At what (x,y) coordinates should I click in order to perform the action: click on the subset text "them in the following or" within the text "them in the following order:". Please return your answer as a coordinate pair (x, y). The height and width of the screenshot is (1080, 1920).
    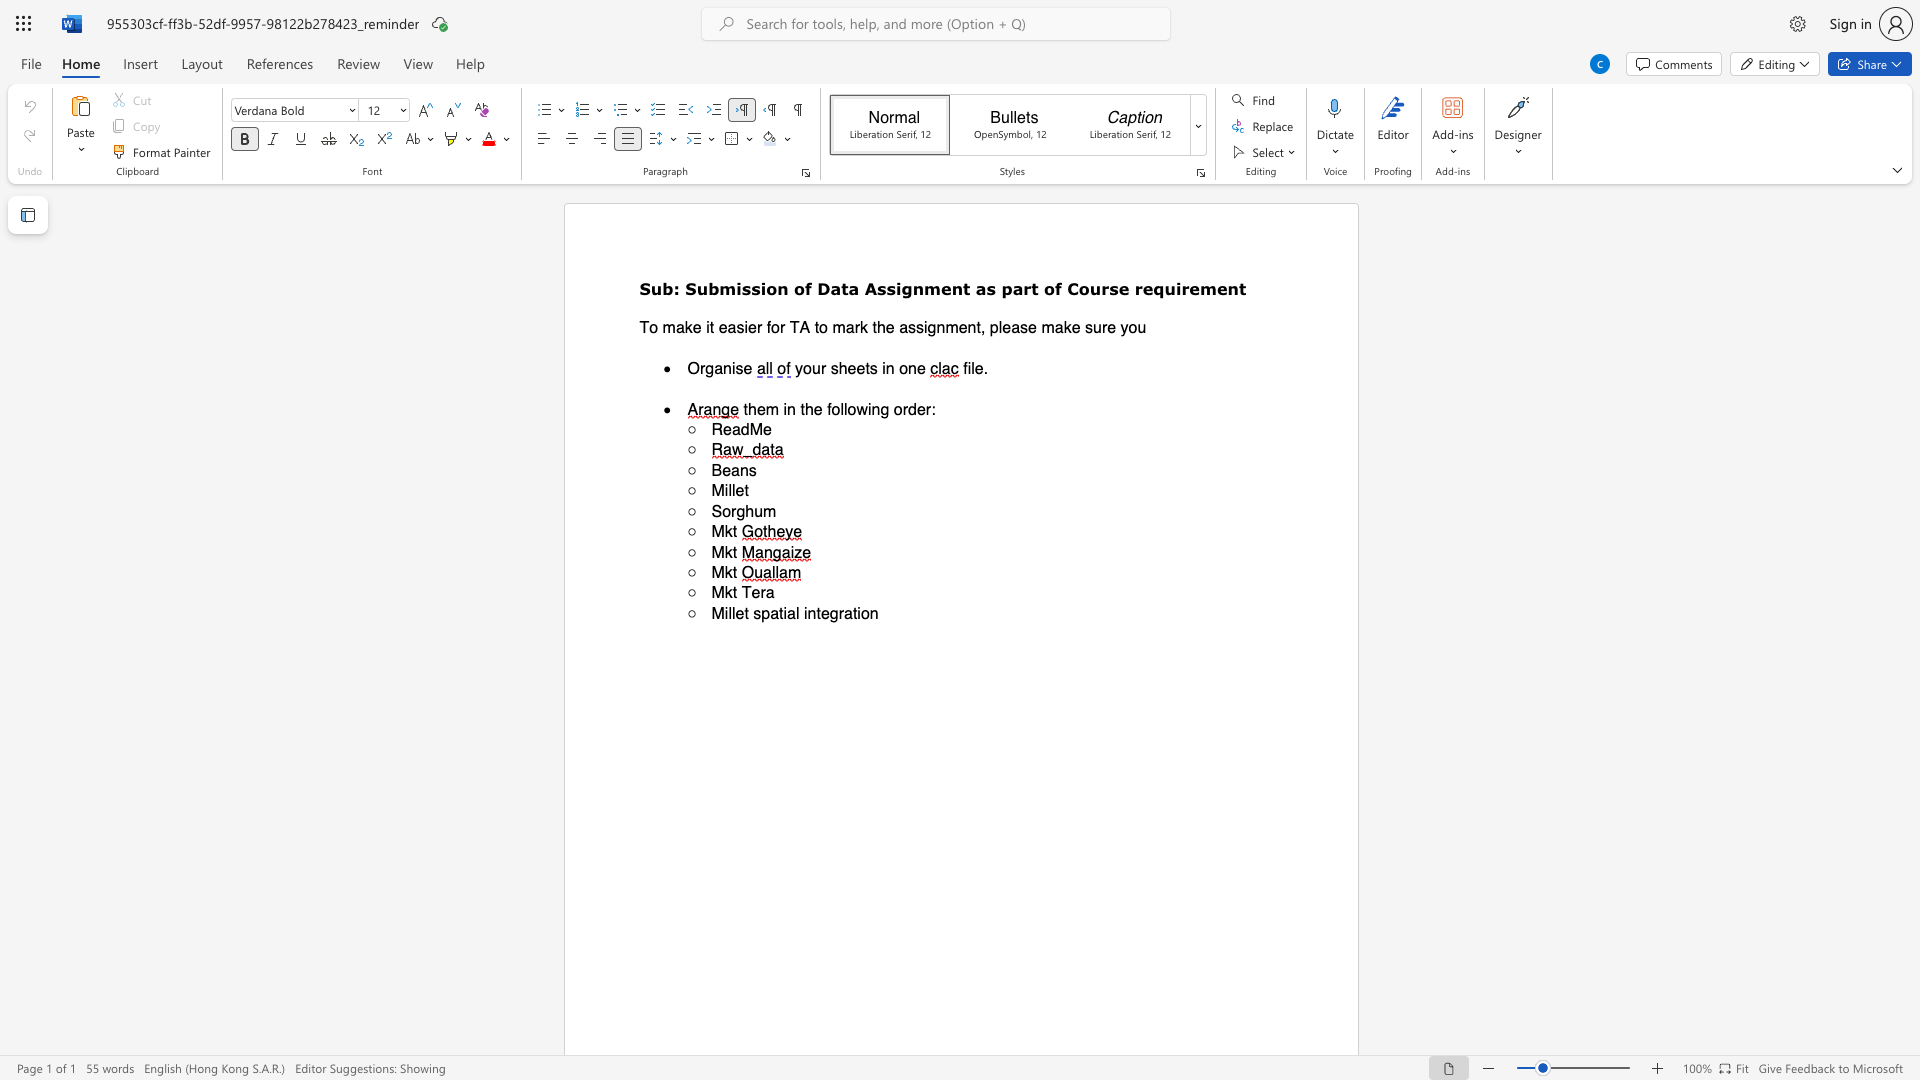
    Looking at the image, I should click on (742, 408).